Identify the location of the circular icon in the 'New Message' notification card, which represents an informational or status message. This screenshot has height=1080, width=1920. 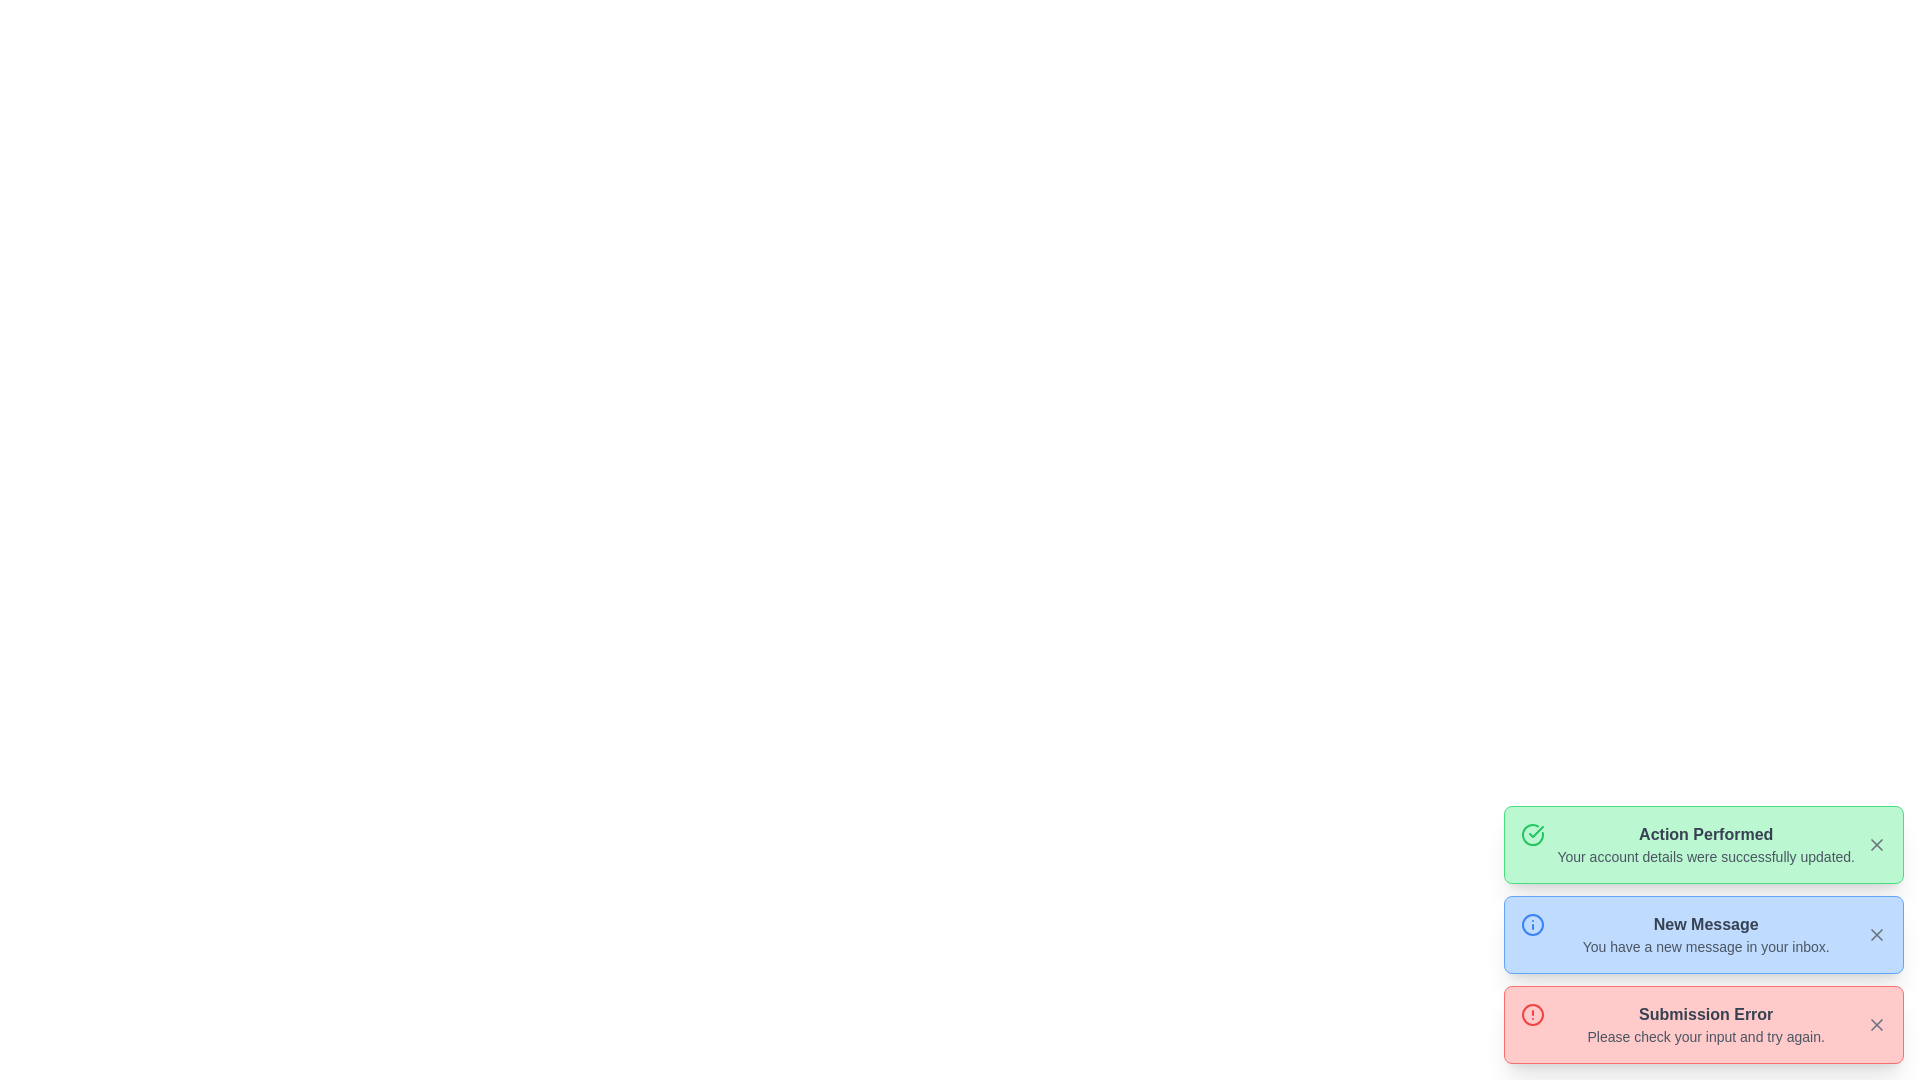
(1532, 925).